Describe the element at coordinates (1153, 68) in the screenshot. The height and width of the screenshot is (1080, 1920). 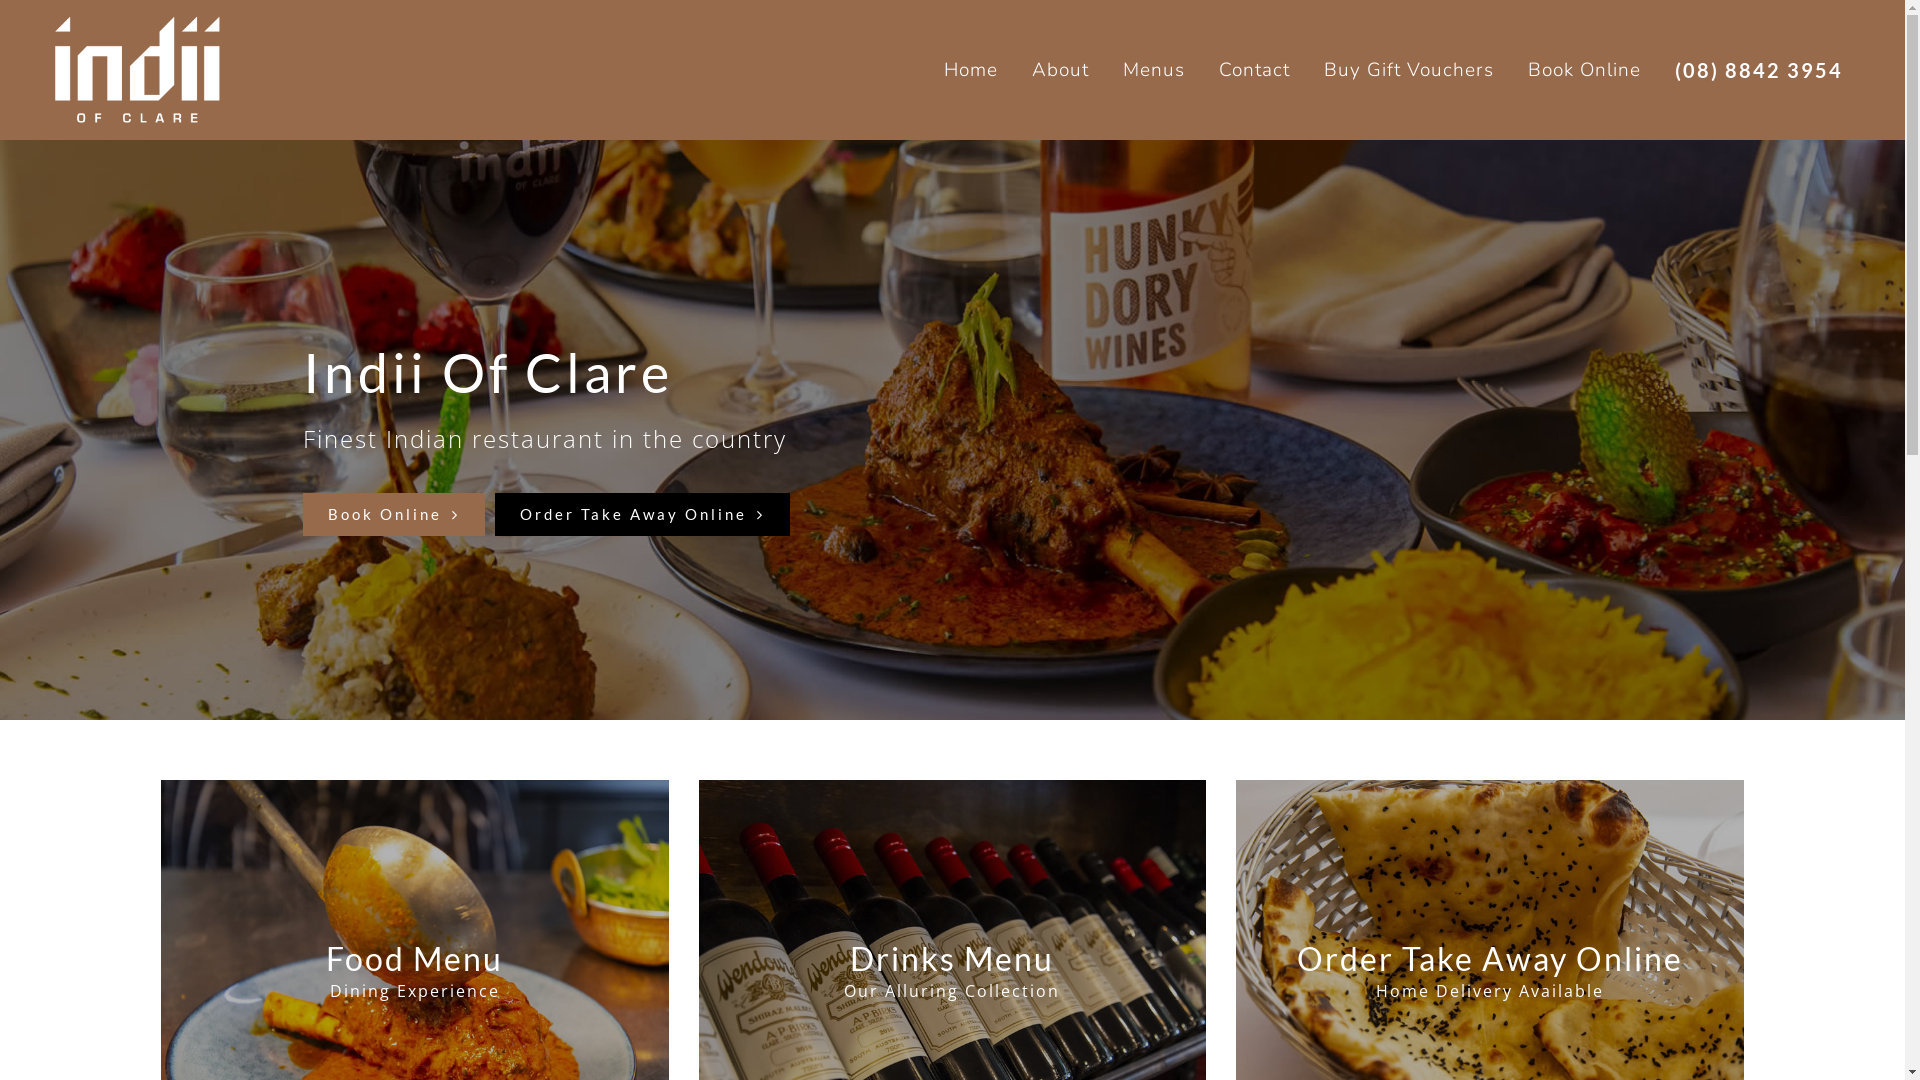
I see `'Menus'` at that location.